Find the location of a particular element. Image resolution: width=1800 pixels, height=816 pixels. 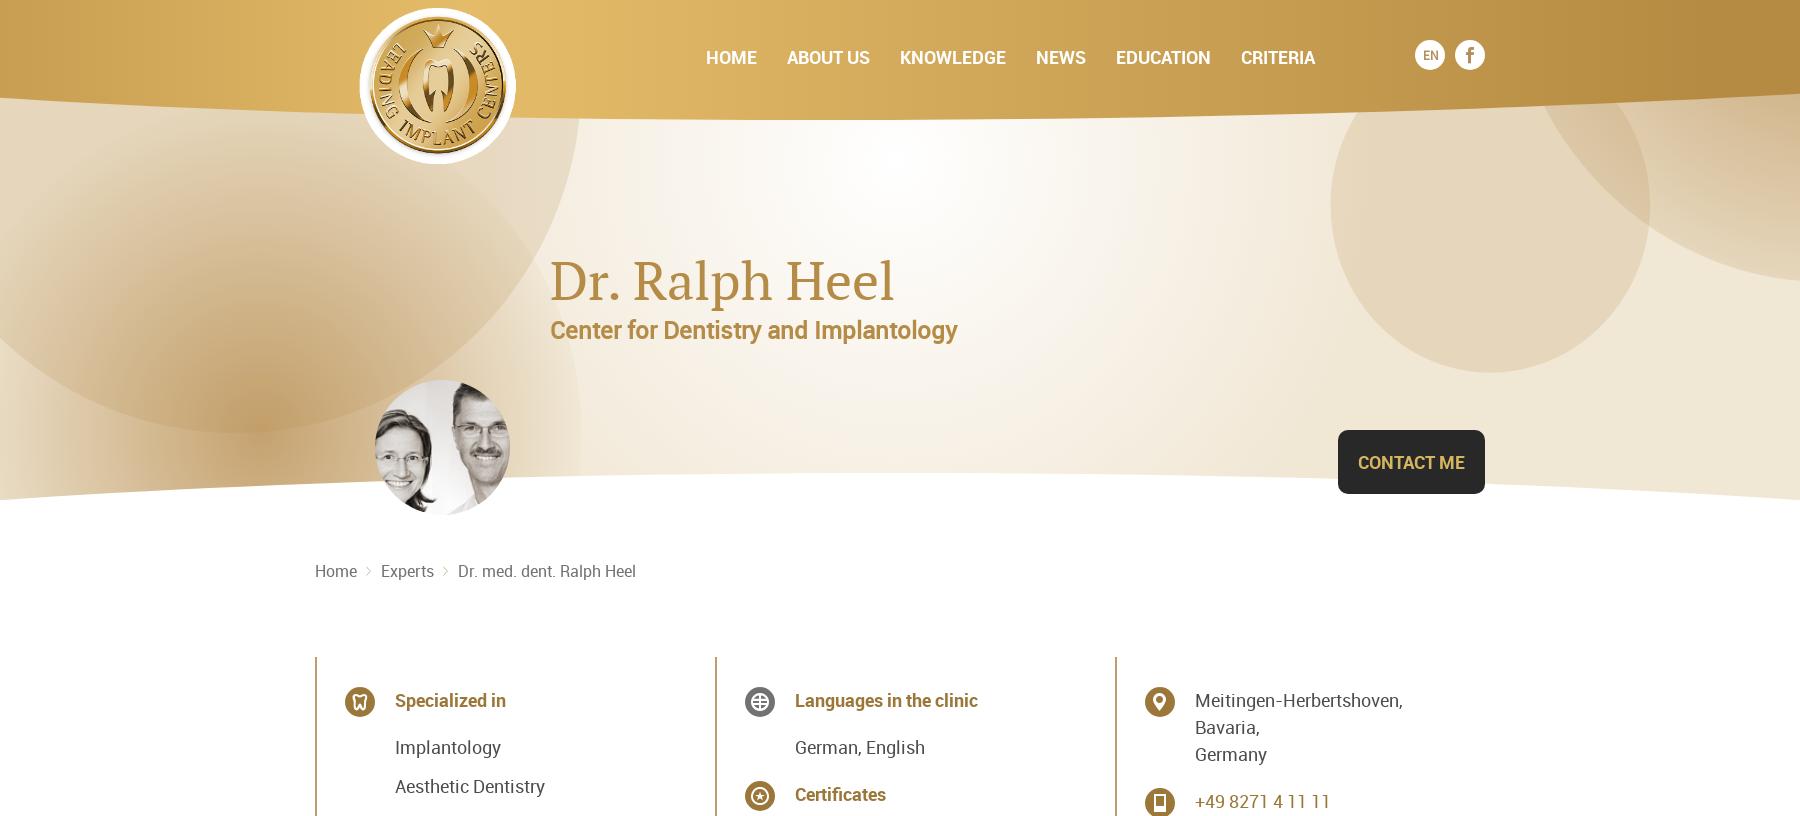

'Germany' is located at coordinates (1228, 753).